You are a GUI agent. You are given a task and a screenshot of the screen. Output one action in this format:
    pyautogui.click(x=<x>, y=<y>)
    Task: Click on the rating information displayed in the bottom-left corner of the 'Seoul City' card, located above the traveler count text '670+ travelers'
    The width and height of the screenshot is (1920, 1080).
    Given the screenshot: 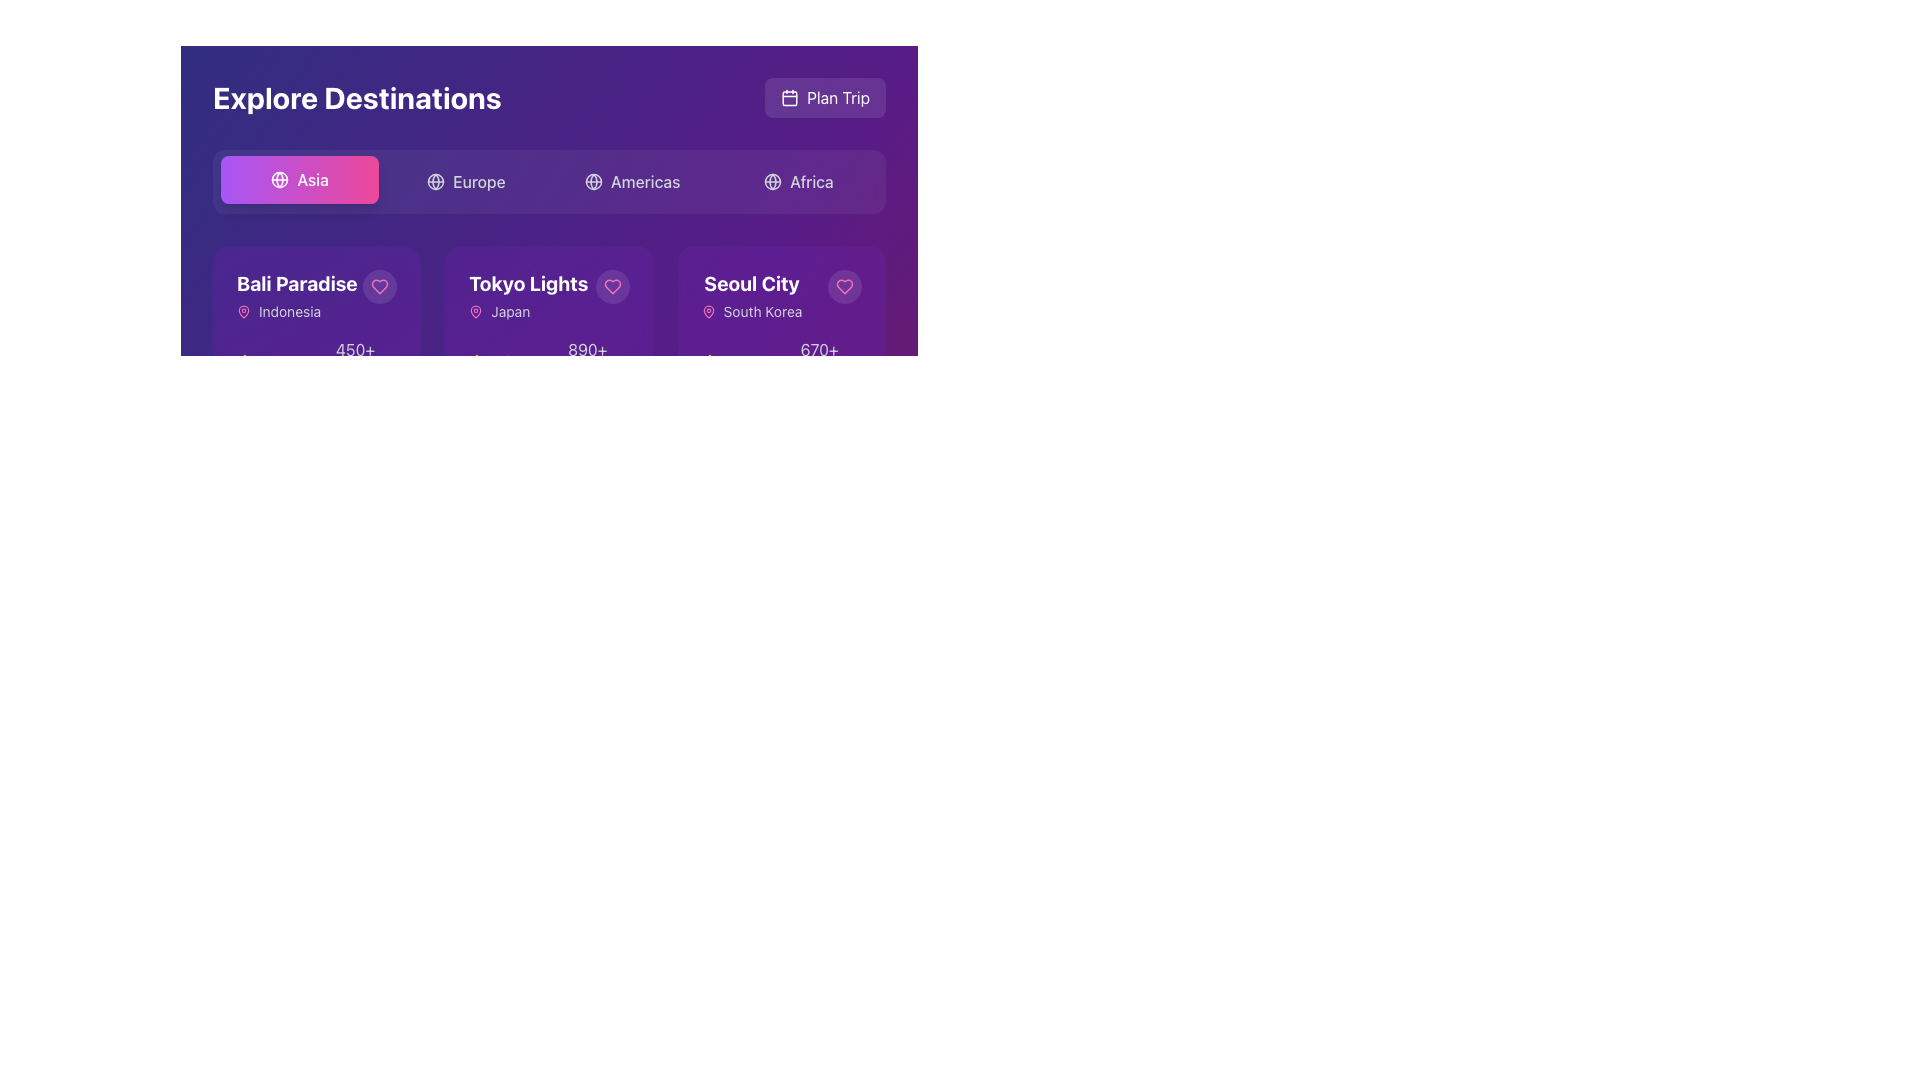 What is the action you would take?
    pyautogui.click(x=722, y=362)
    